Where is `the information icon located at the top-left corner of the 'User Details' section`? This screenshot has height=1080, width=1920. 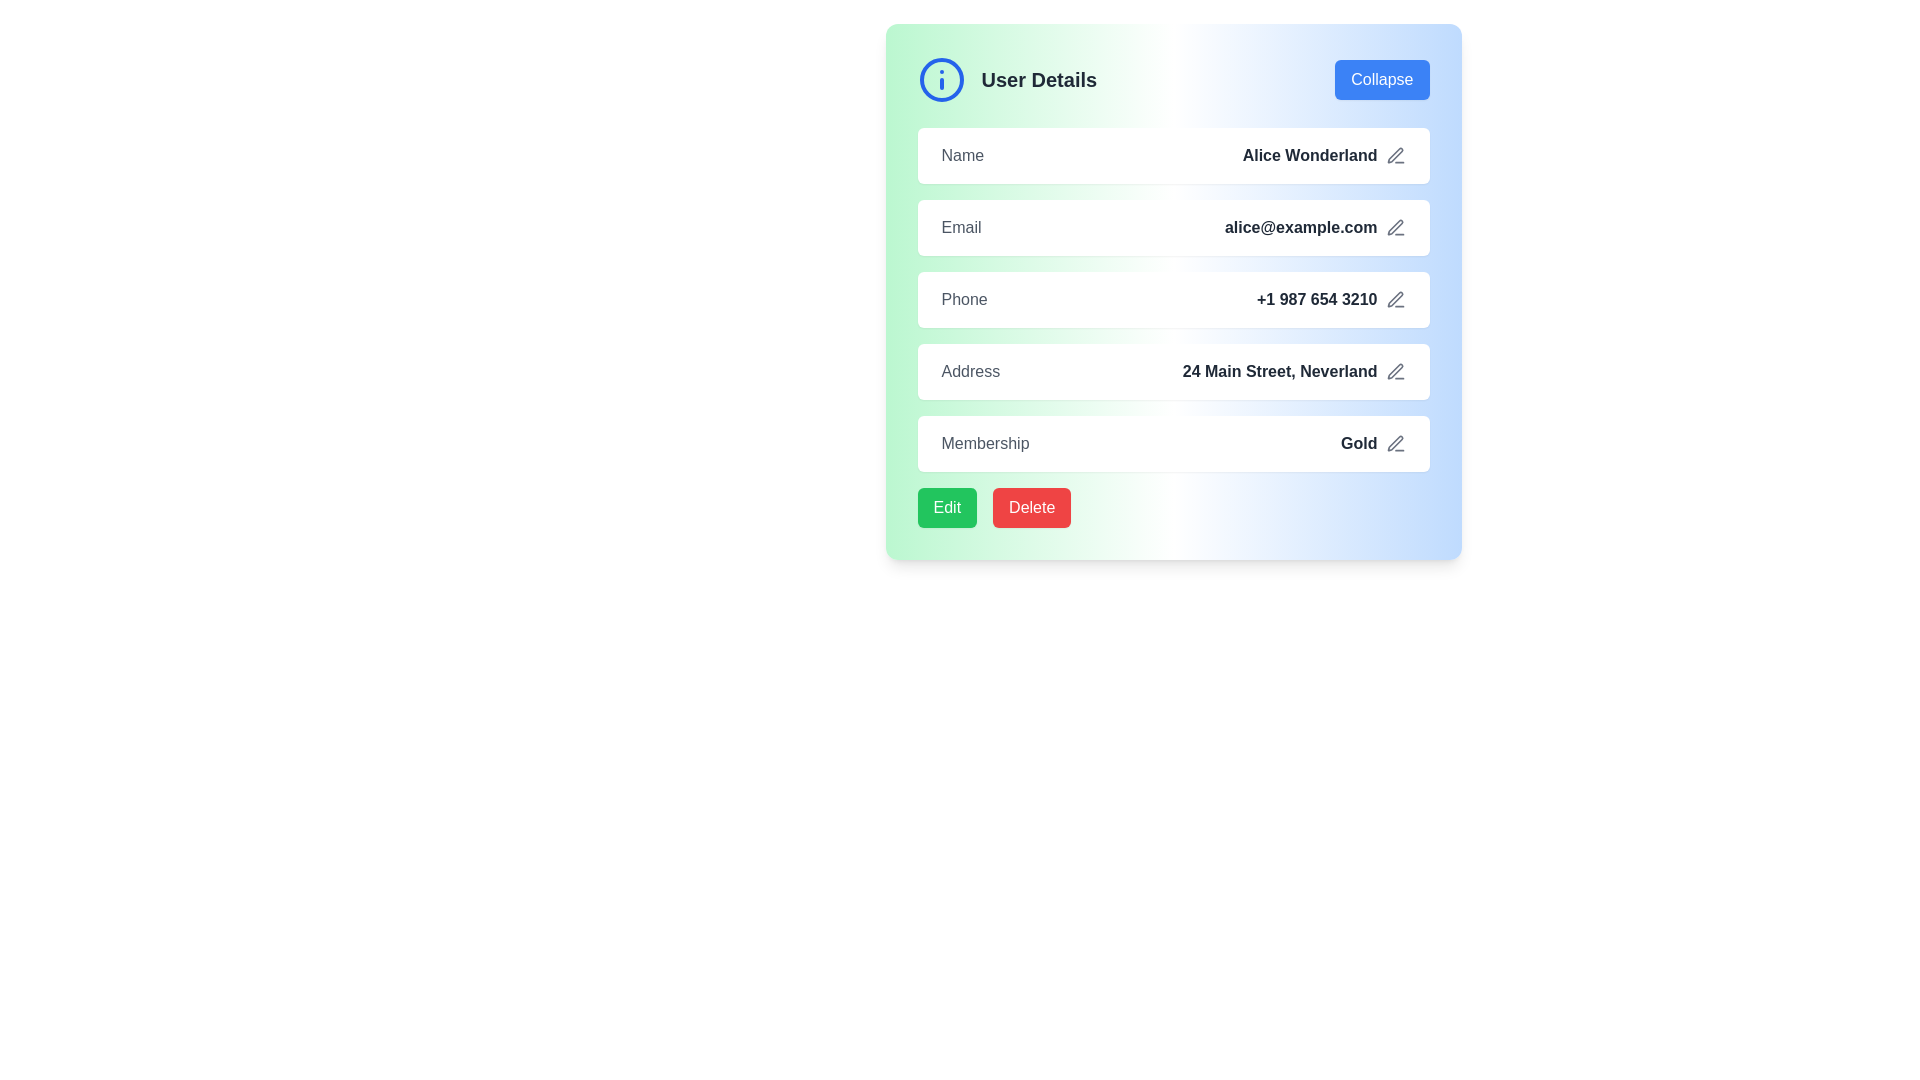
the information icon located at the top-left corner of the 'User Details' section is located at coordinates (940, 79).